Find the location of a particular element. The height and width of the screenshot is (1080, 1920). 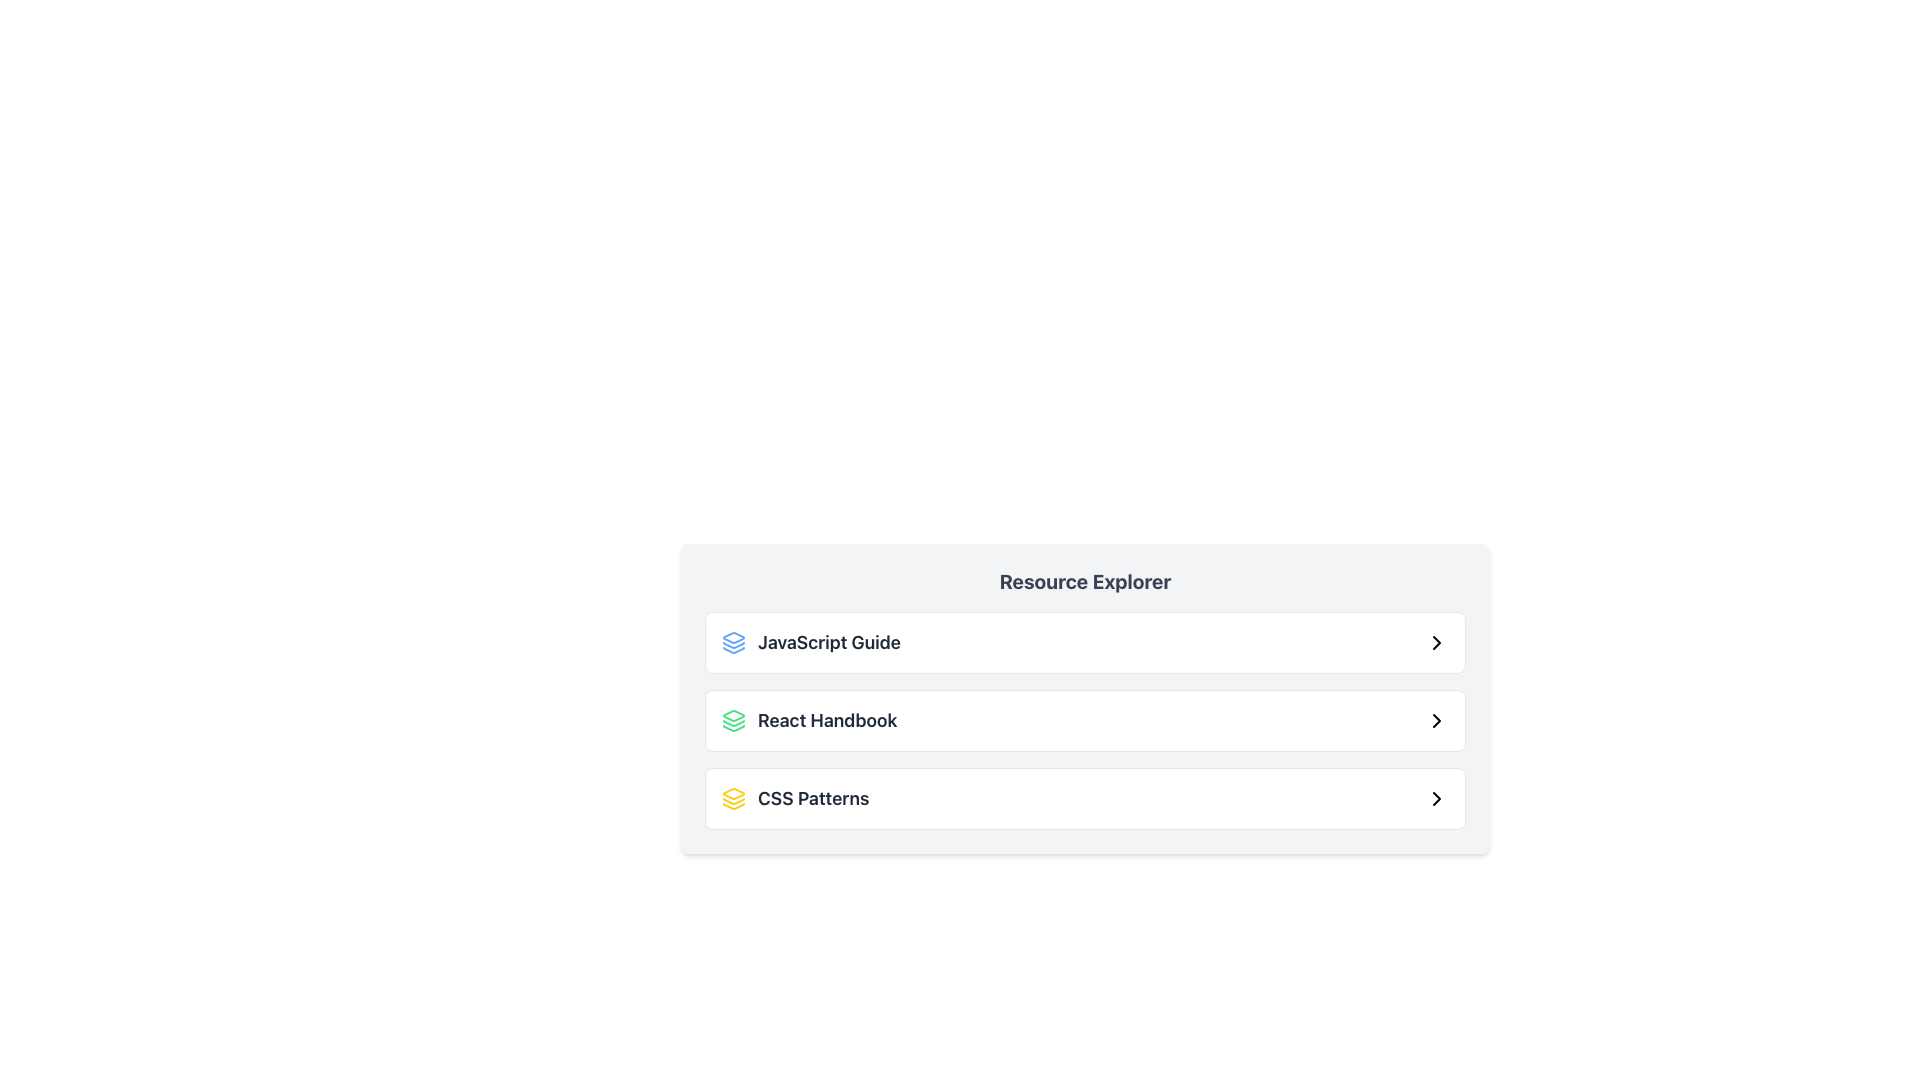

the right-facing chevron icon located in the 'React Handbook' section, positioned at the far right, adjacent to the text 'React Handbook' is located at coordinates (1435, 721).